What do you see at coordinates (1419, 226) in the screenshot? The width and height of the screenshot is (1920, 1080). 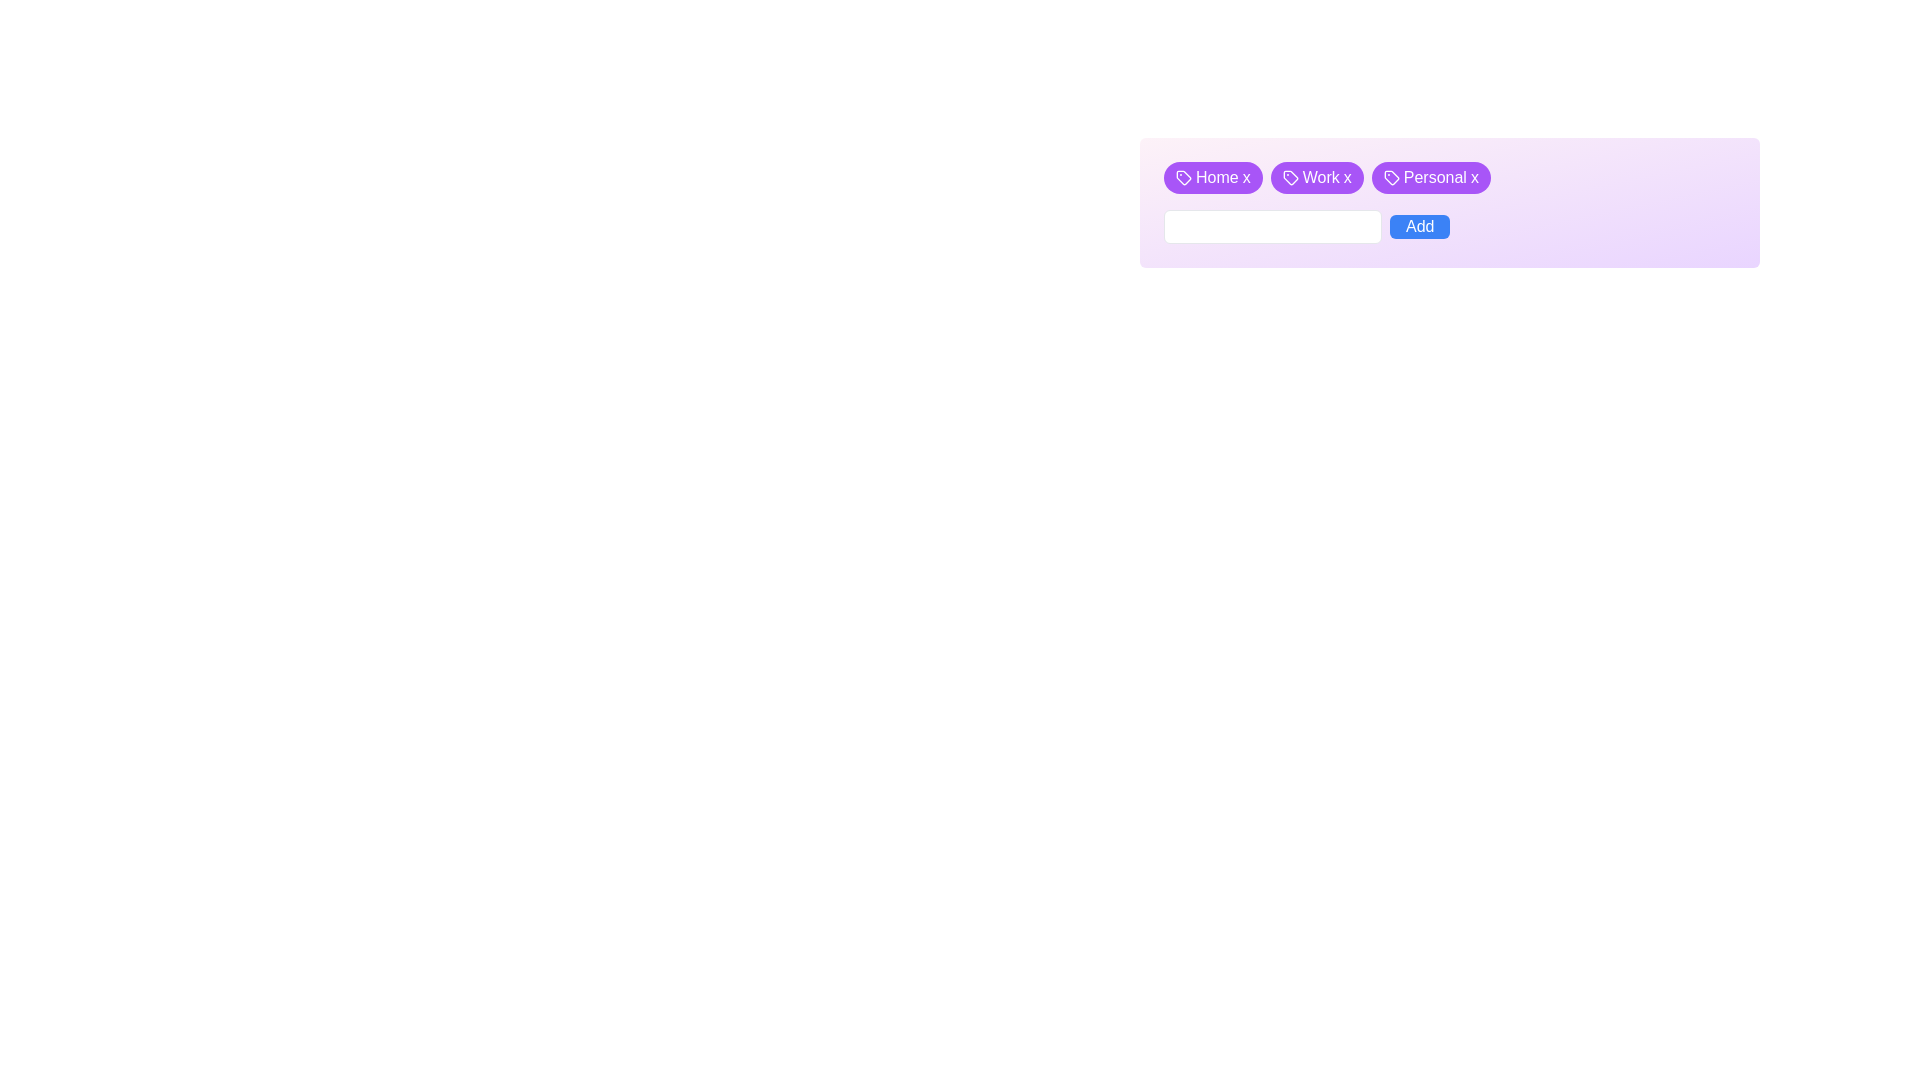 I see `the submission button located at the far-right side of the horizontal section` at bounding box center [1419, 226].